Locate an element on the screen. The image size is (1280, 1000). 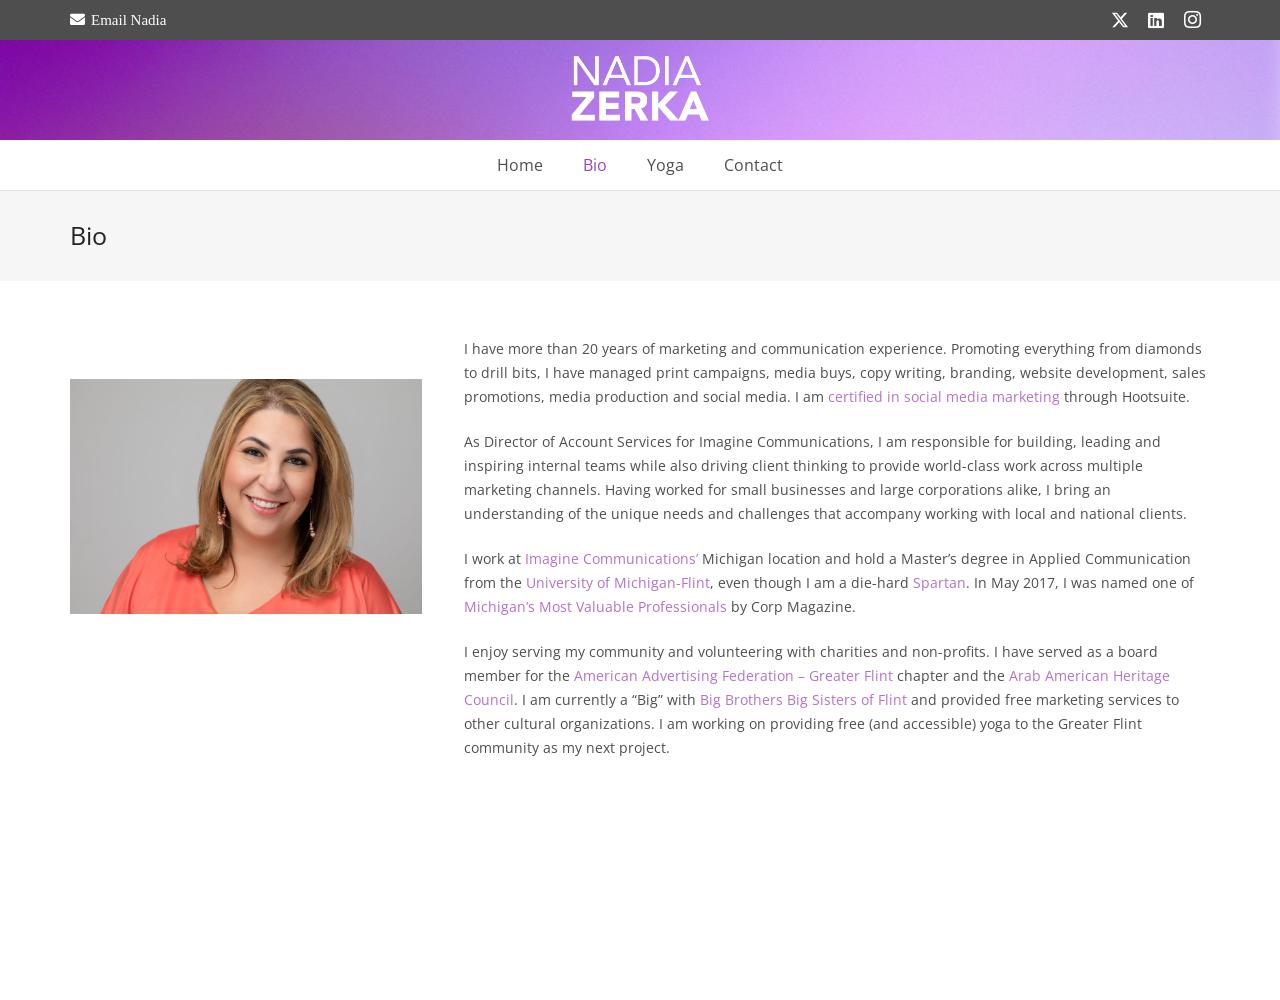
'and provided free marketing services to other cultural organizations. I am working on providing free (and accessible) yoga to the Greater Flint community as my next project.' is located at coordinates (820, 722).